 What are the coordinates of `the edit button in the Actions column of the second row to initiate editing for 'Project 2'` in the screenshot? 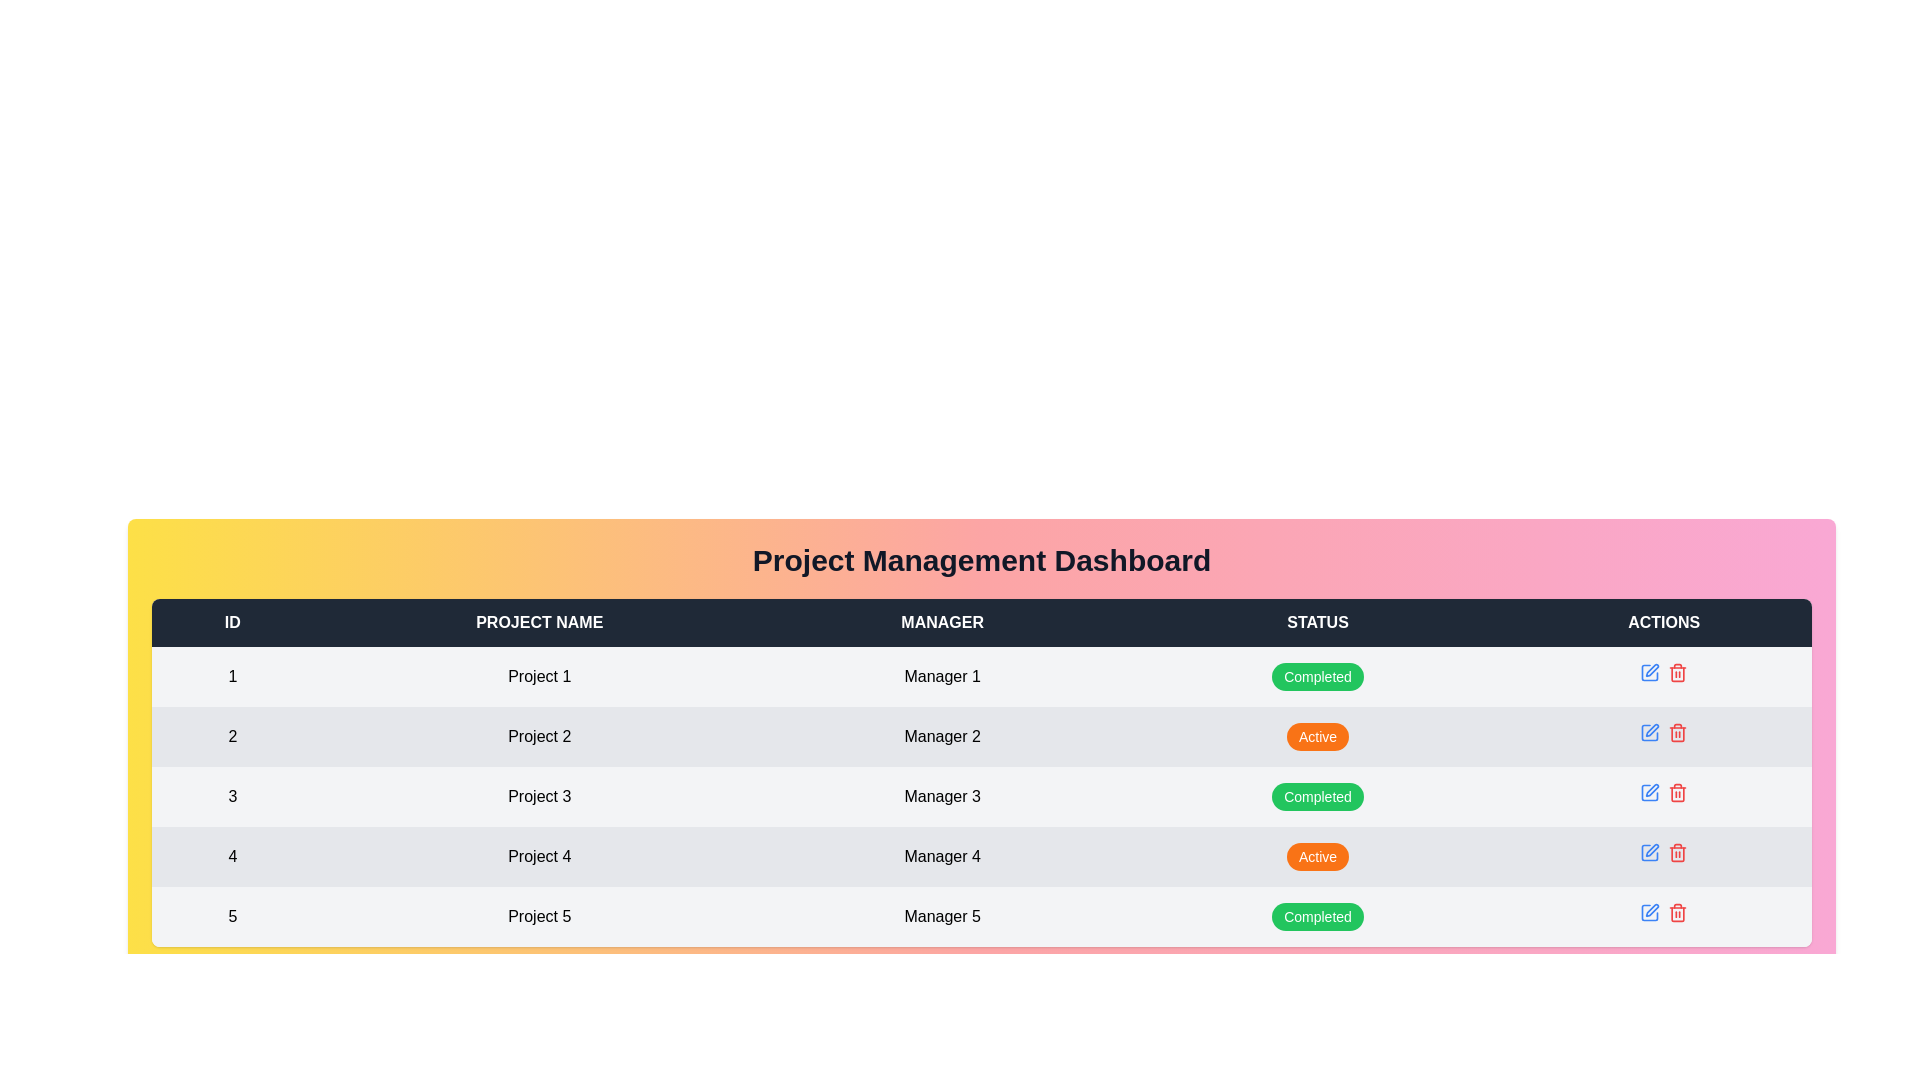 It's located at (1650, 732).